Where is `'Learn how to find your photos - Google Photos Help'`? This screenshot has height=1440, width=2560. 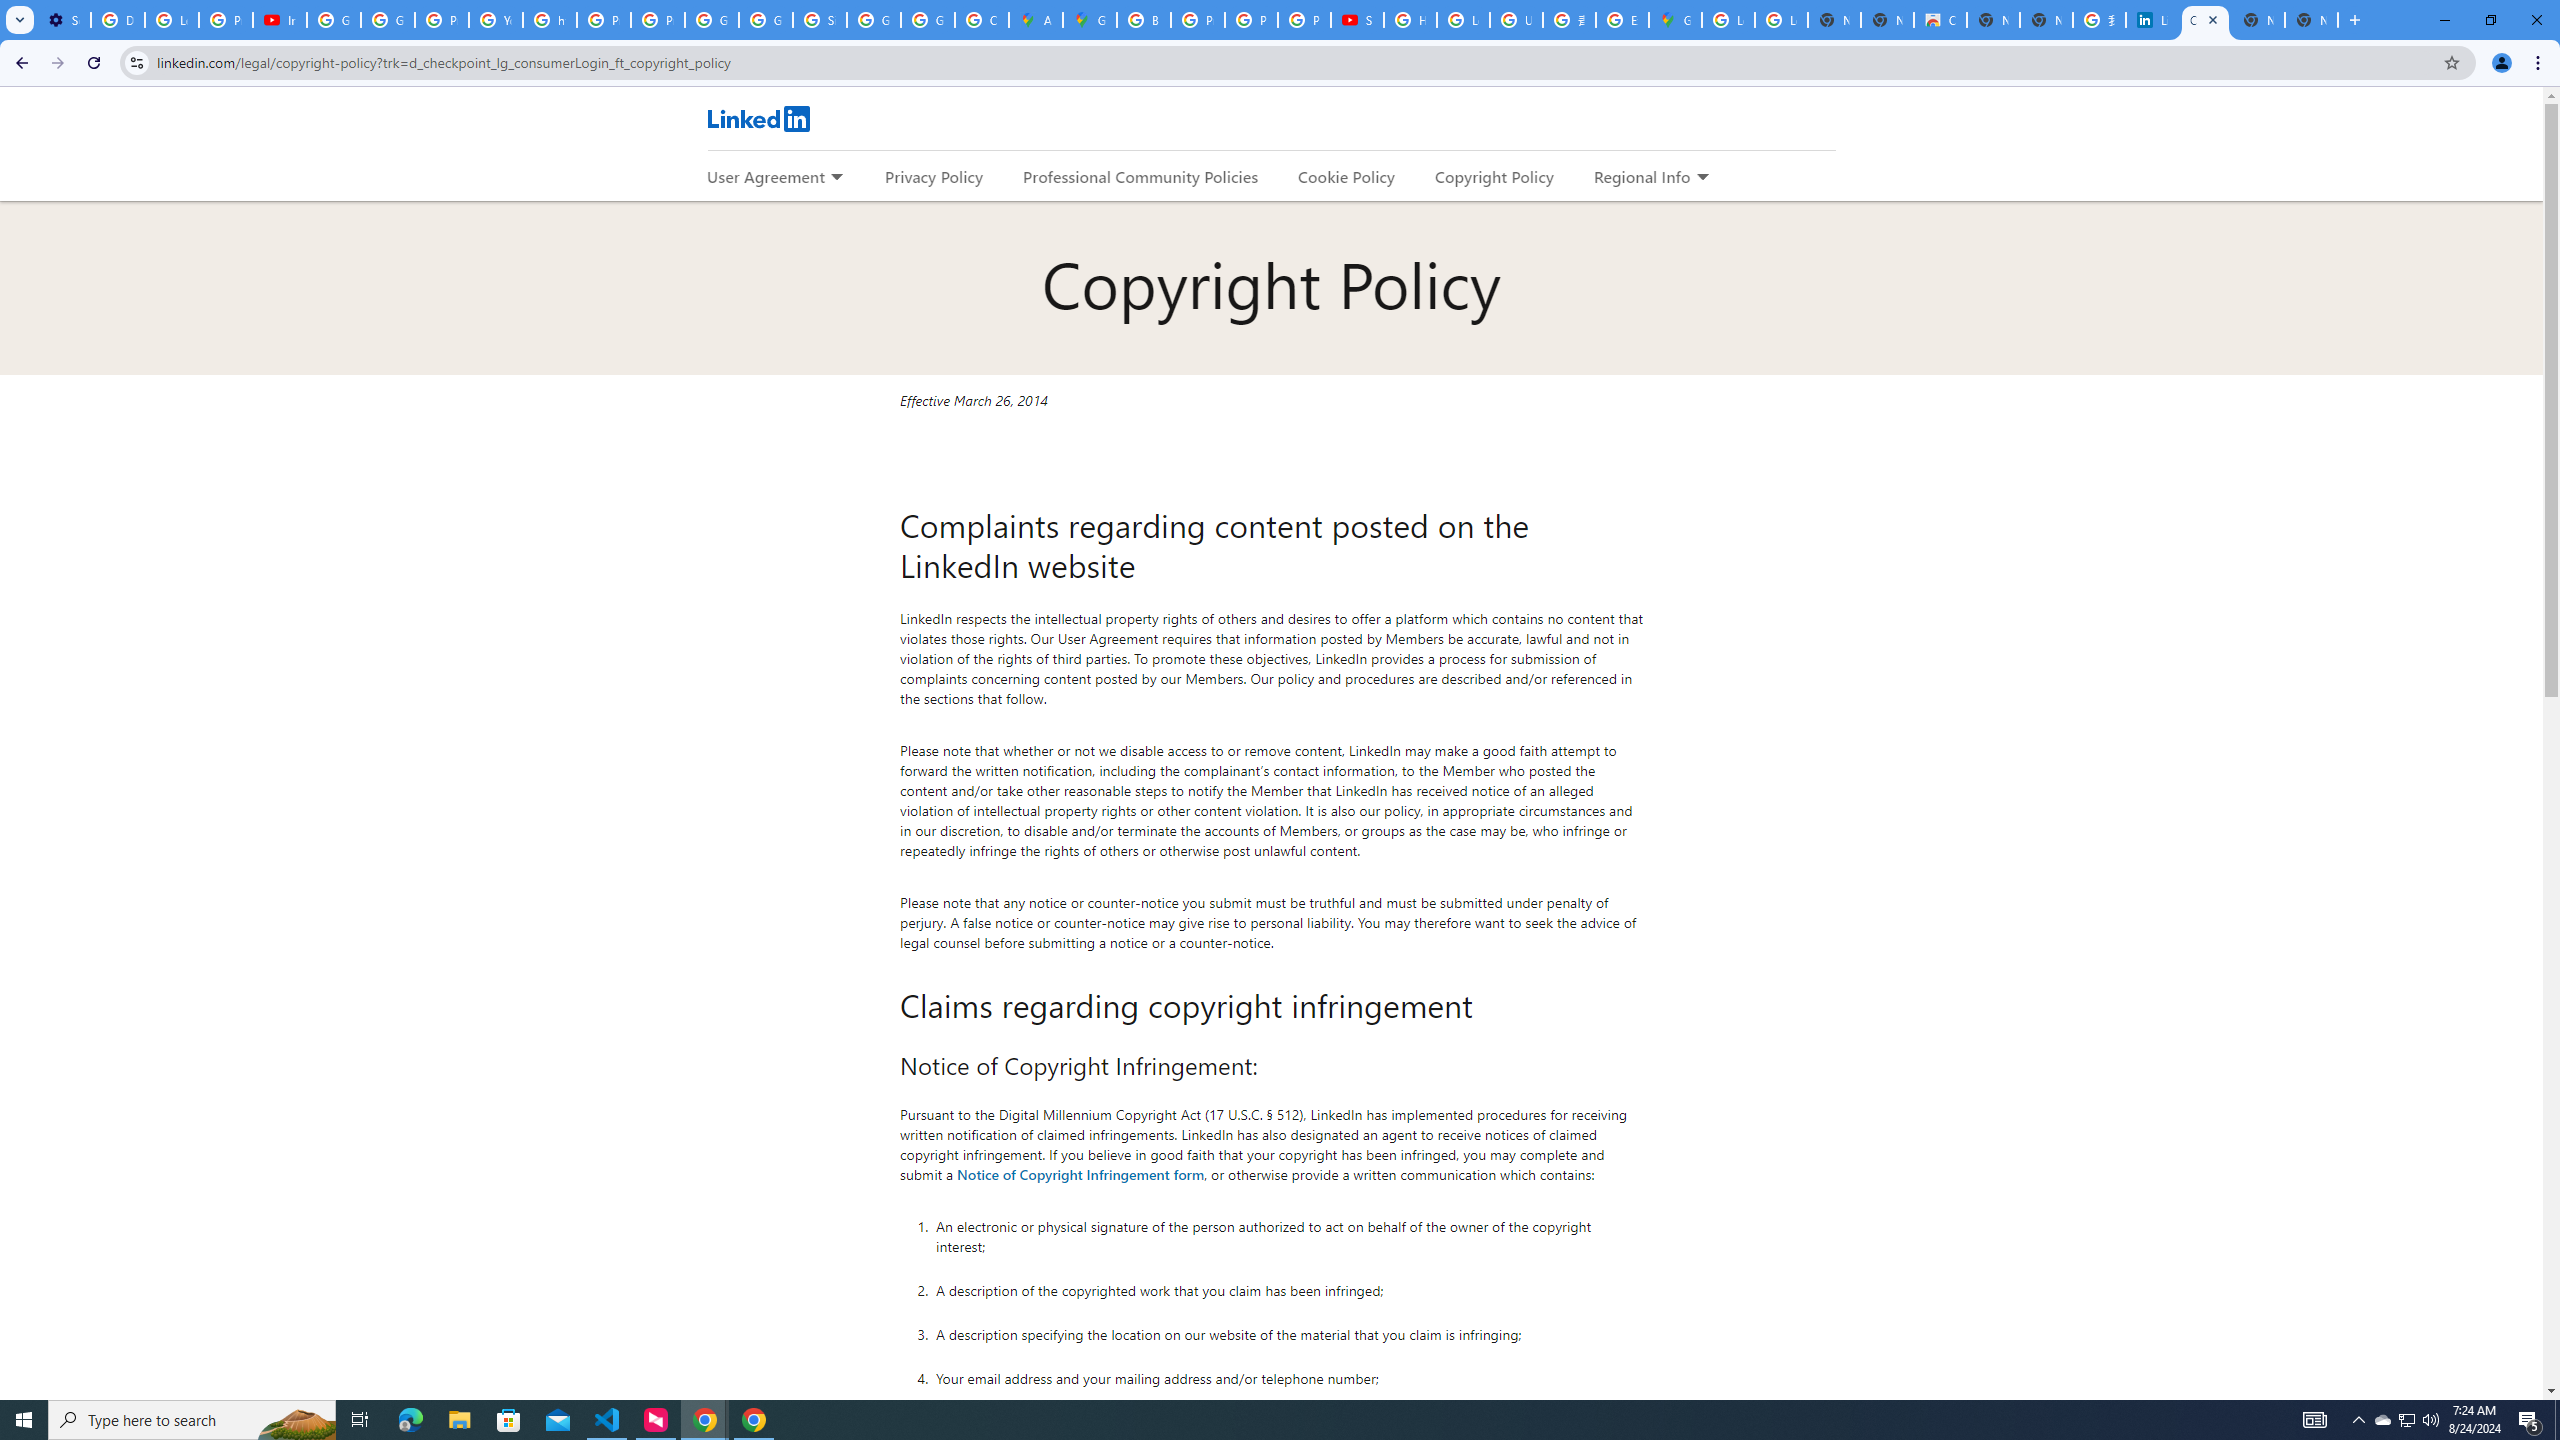 'Learn how to find your photos - Google Photos Help' is located at coordinates (171, 19).